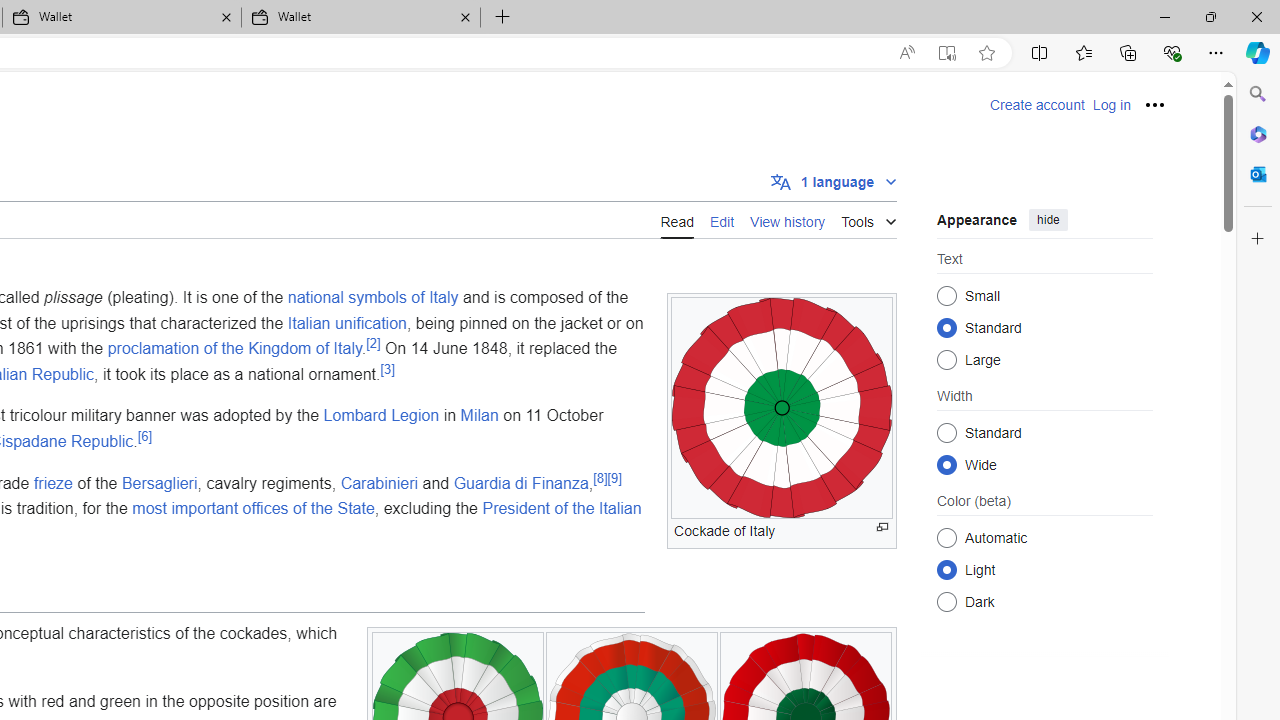 The width and height of the screenshot is (1280, 720). What do you see at coordinates (234, 347) in the screenshot?
I see `'proclamation of the Kingdom of Italy'` at bounding box center [234, 347].